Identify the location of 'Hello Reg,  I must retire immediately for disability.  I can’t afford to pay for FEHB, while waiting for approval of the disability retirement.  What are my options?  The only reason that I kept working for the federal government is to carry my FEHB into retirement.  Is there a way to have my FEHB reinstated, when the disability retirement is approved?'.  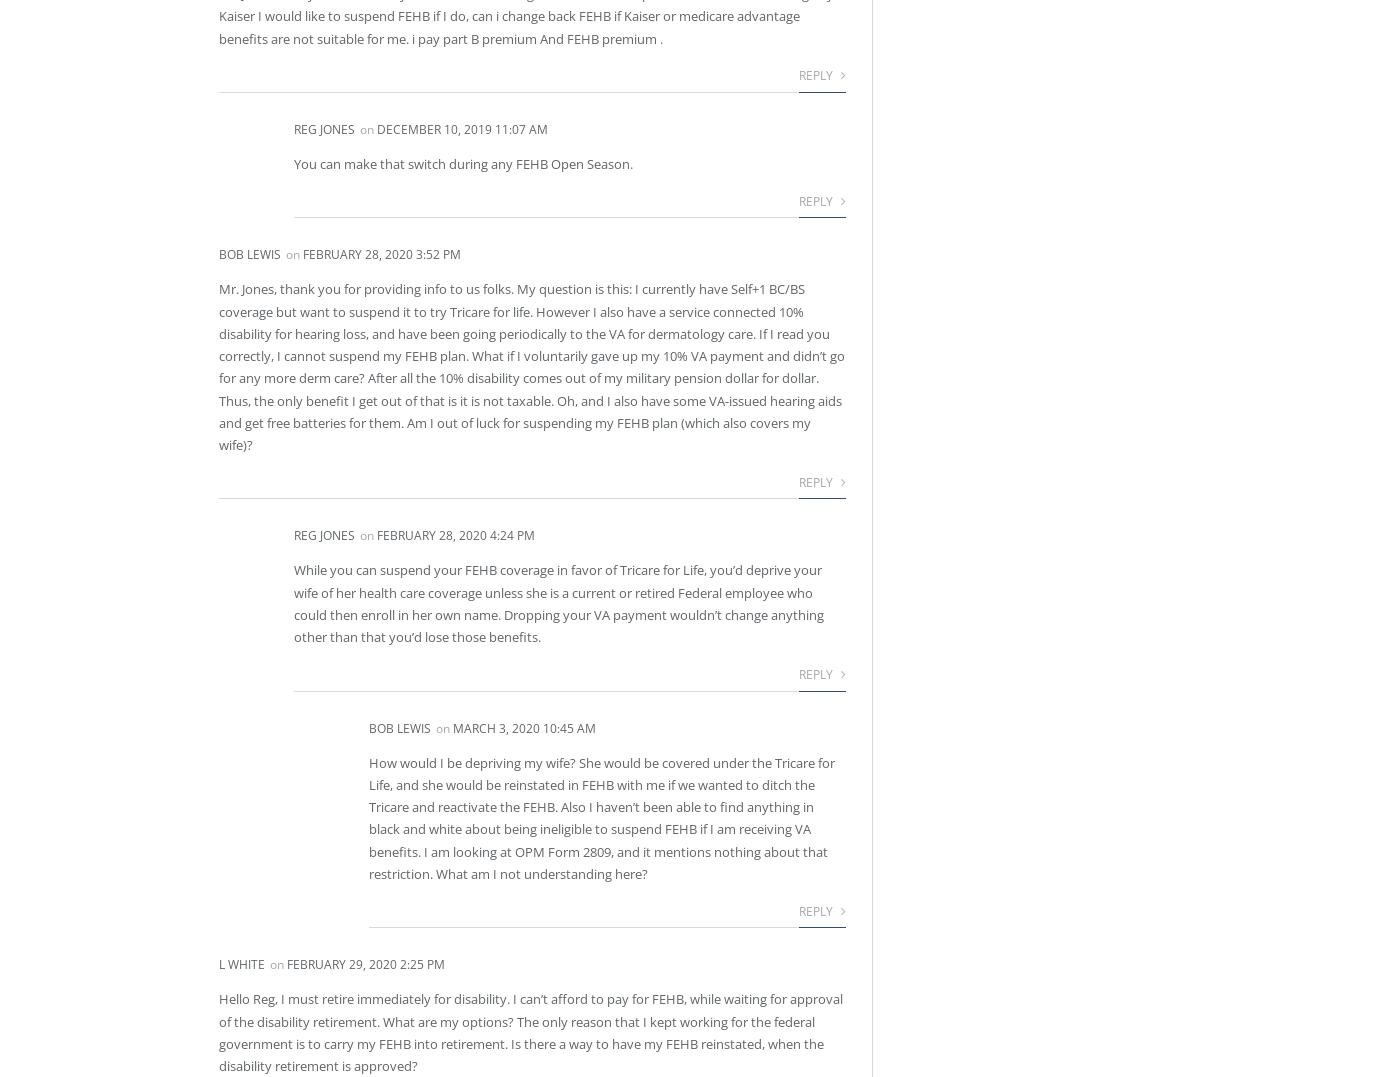
(218, 1031).